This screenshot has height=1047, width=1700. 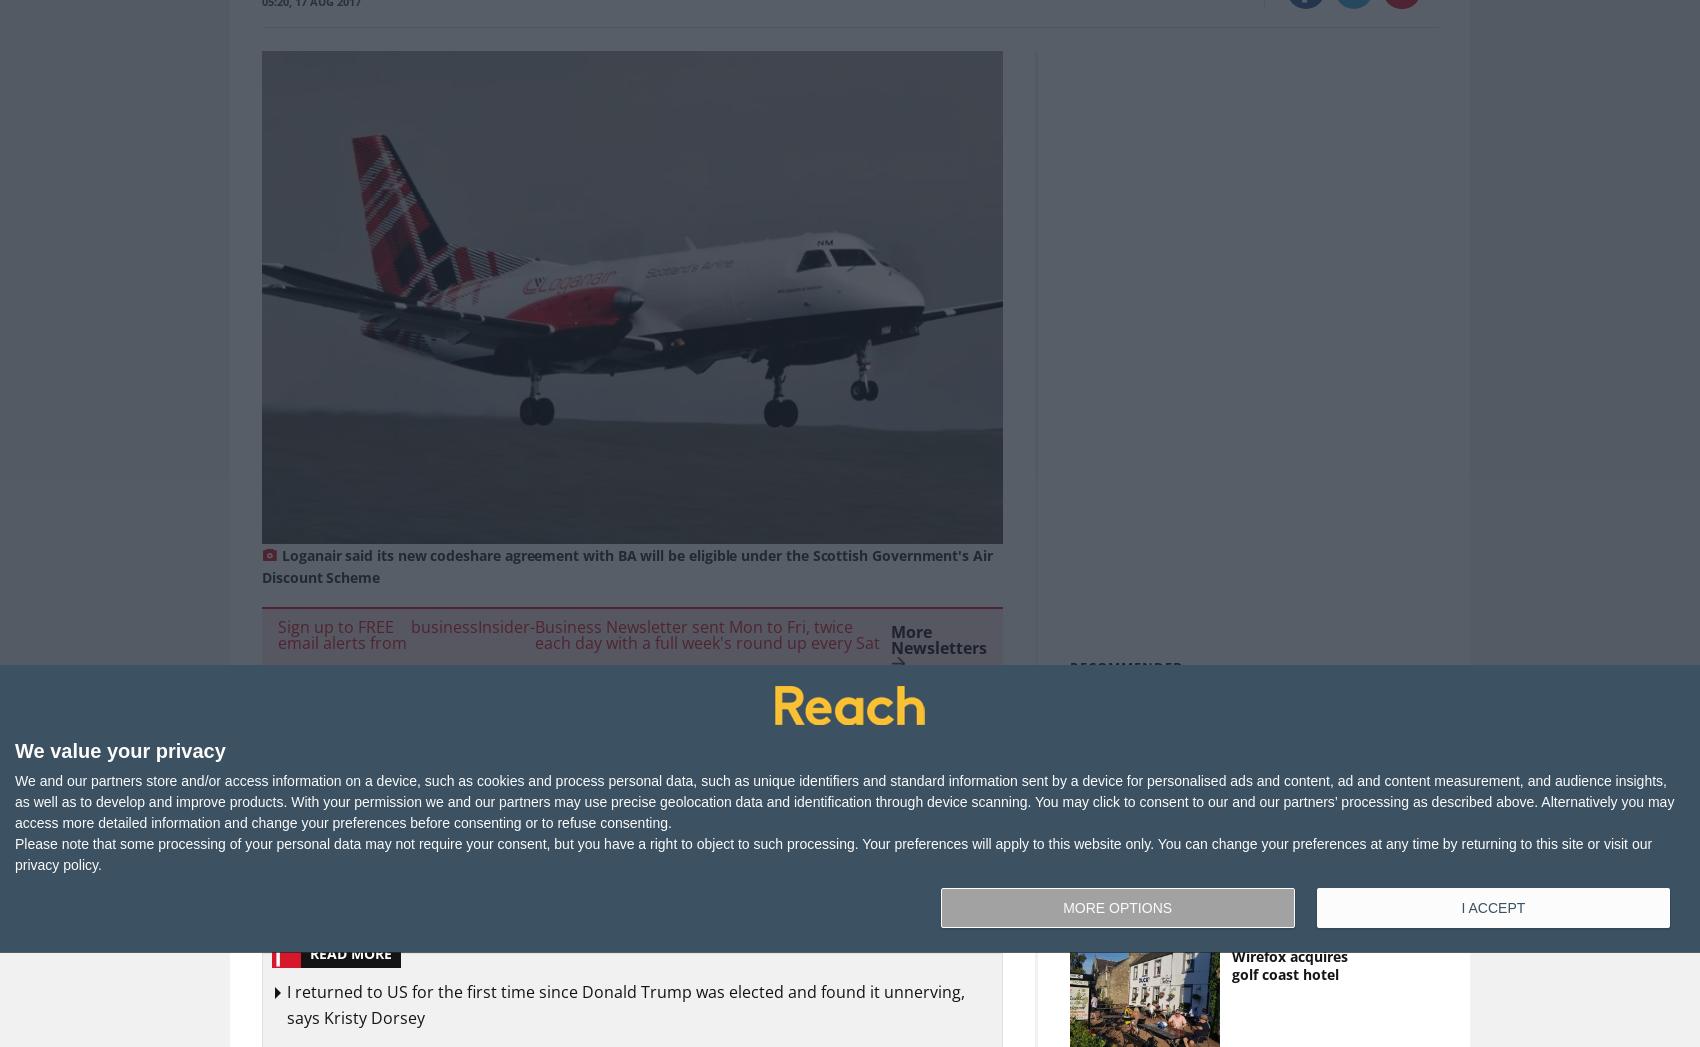 I want to click on 'Wirefox acquires golf coast hotel', so click(x=1229, y=964).